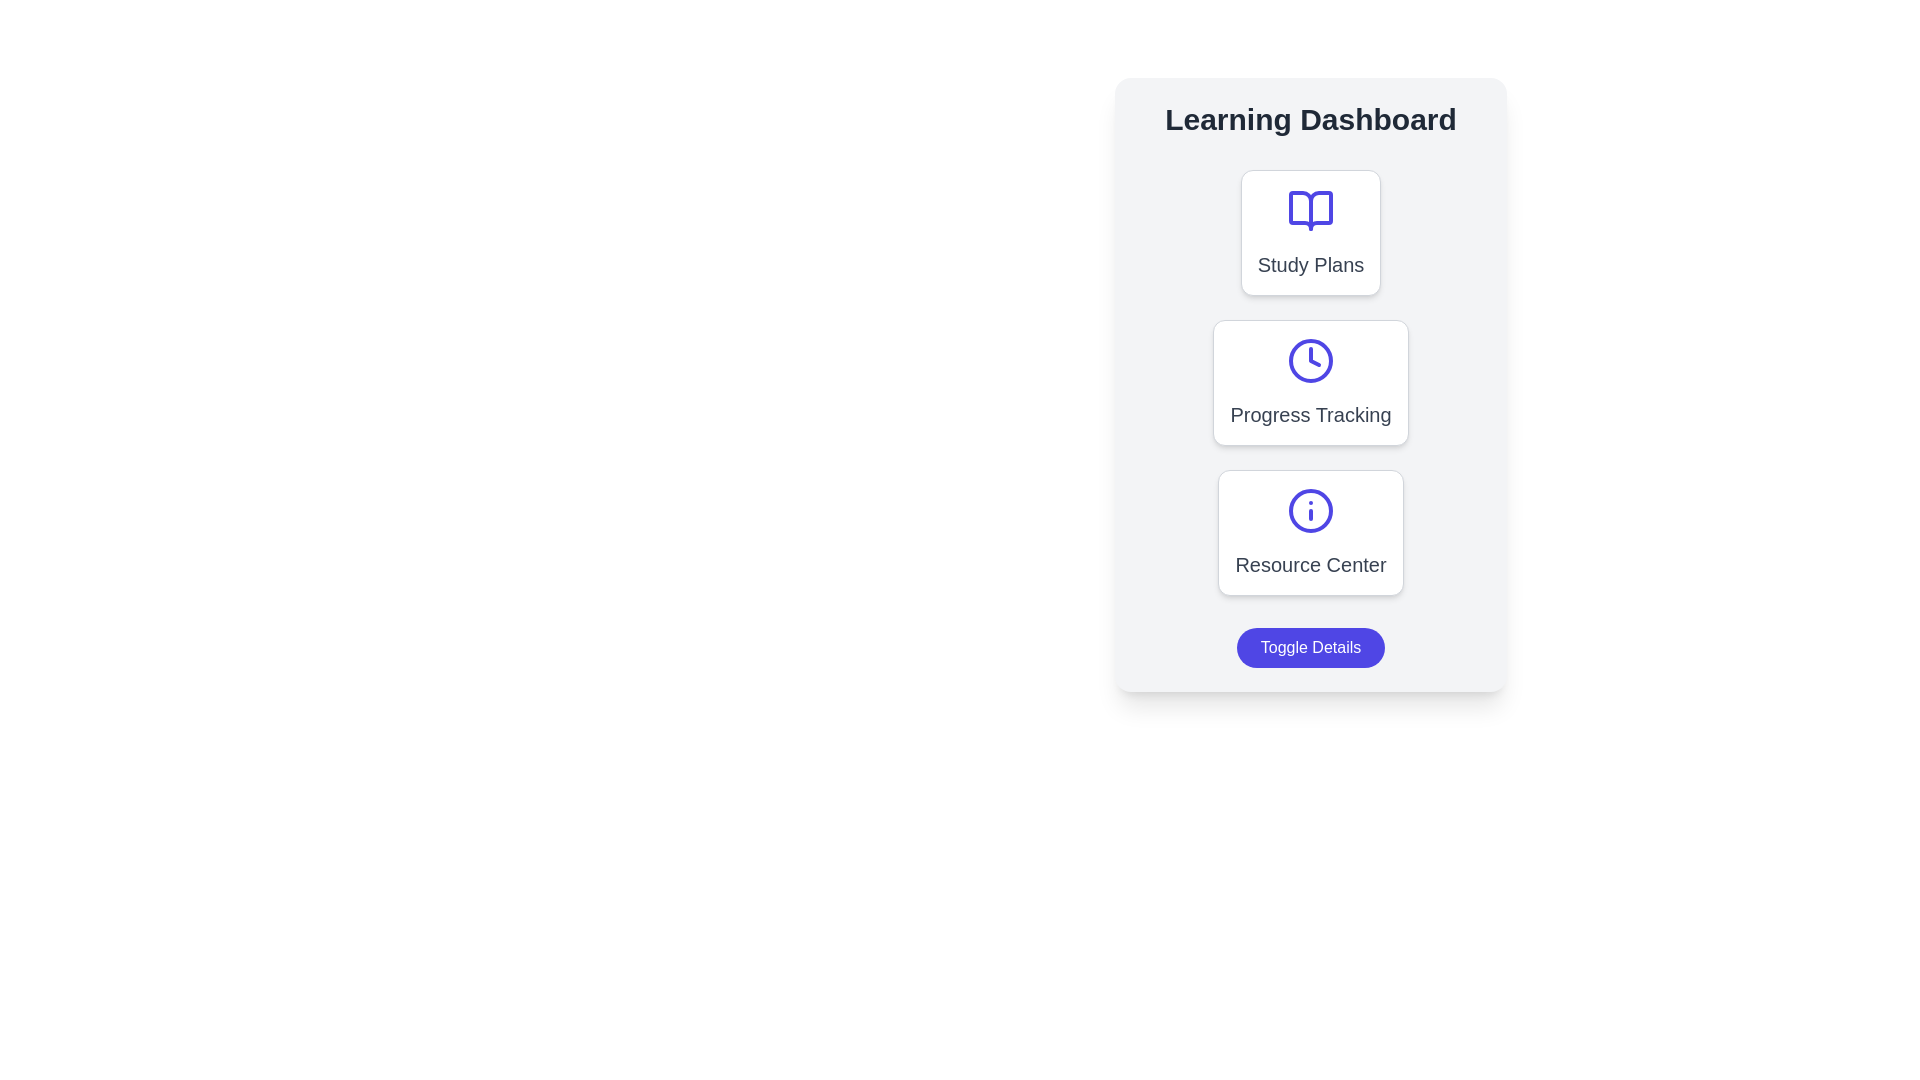 The height and width of the screenshot is (1080, 1920). I want to click on the 'Resource Center' clickable card element, which is the third card in a group of three, featuring a white background, rounded corners, and an 'i' icon at the top, so click(1310, 531).